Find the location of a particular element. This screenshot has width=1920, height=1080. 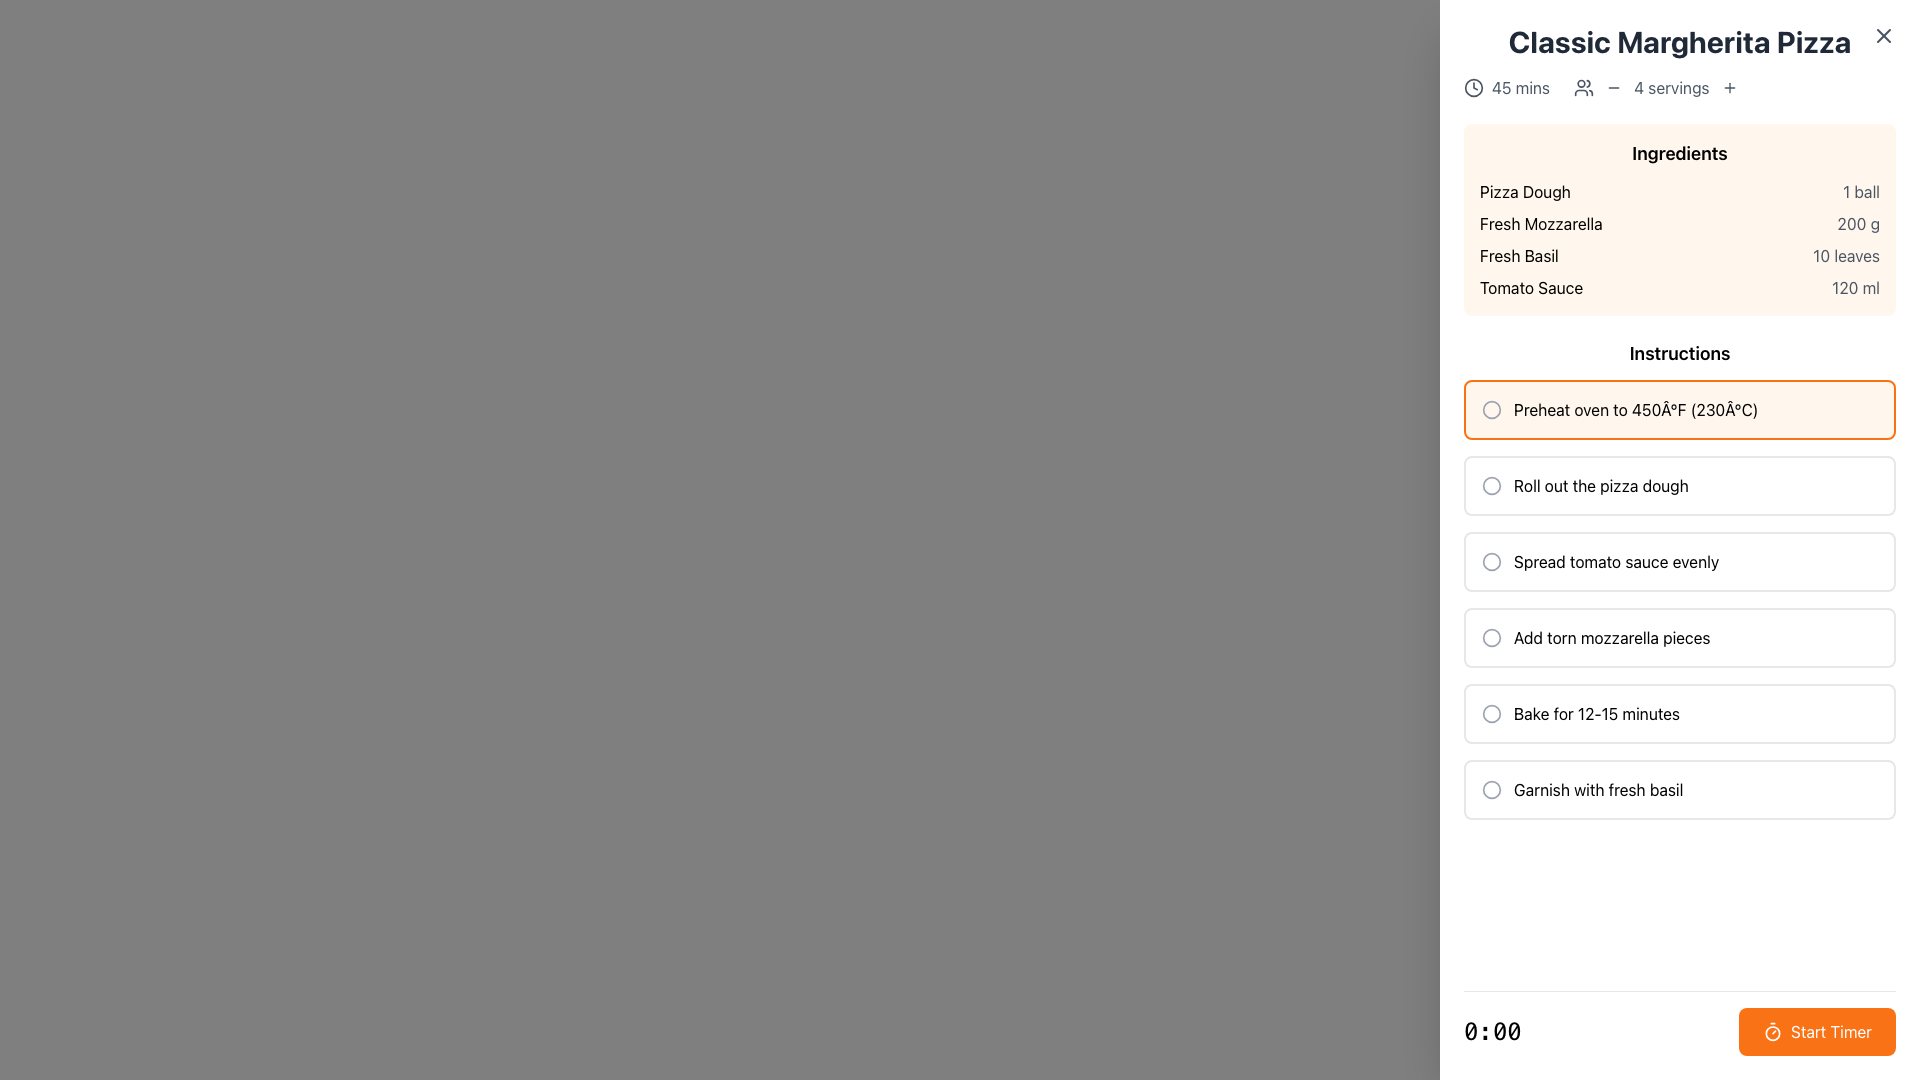

the second interactive button in the top-right corner of the serving size section to increase the serving count for the recipe is located at coordinates (1728, 87).